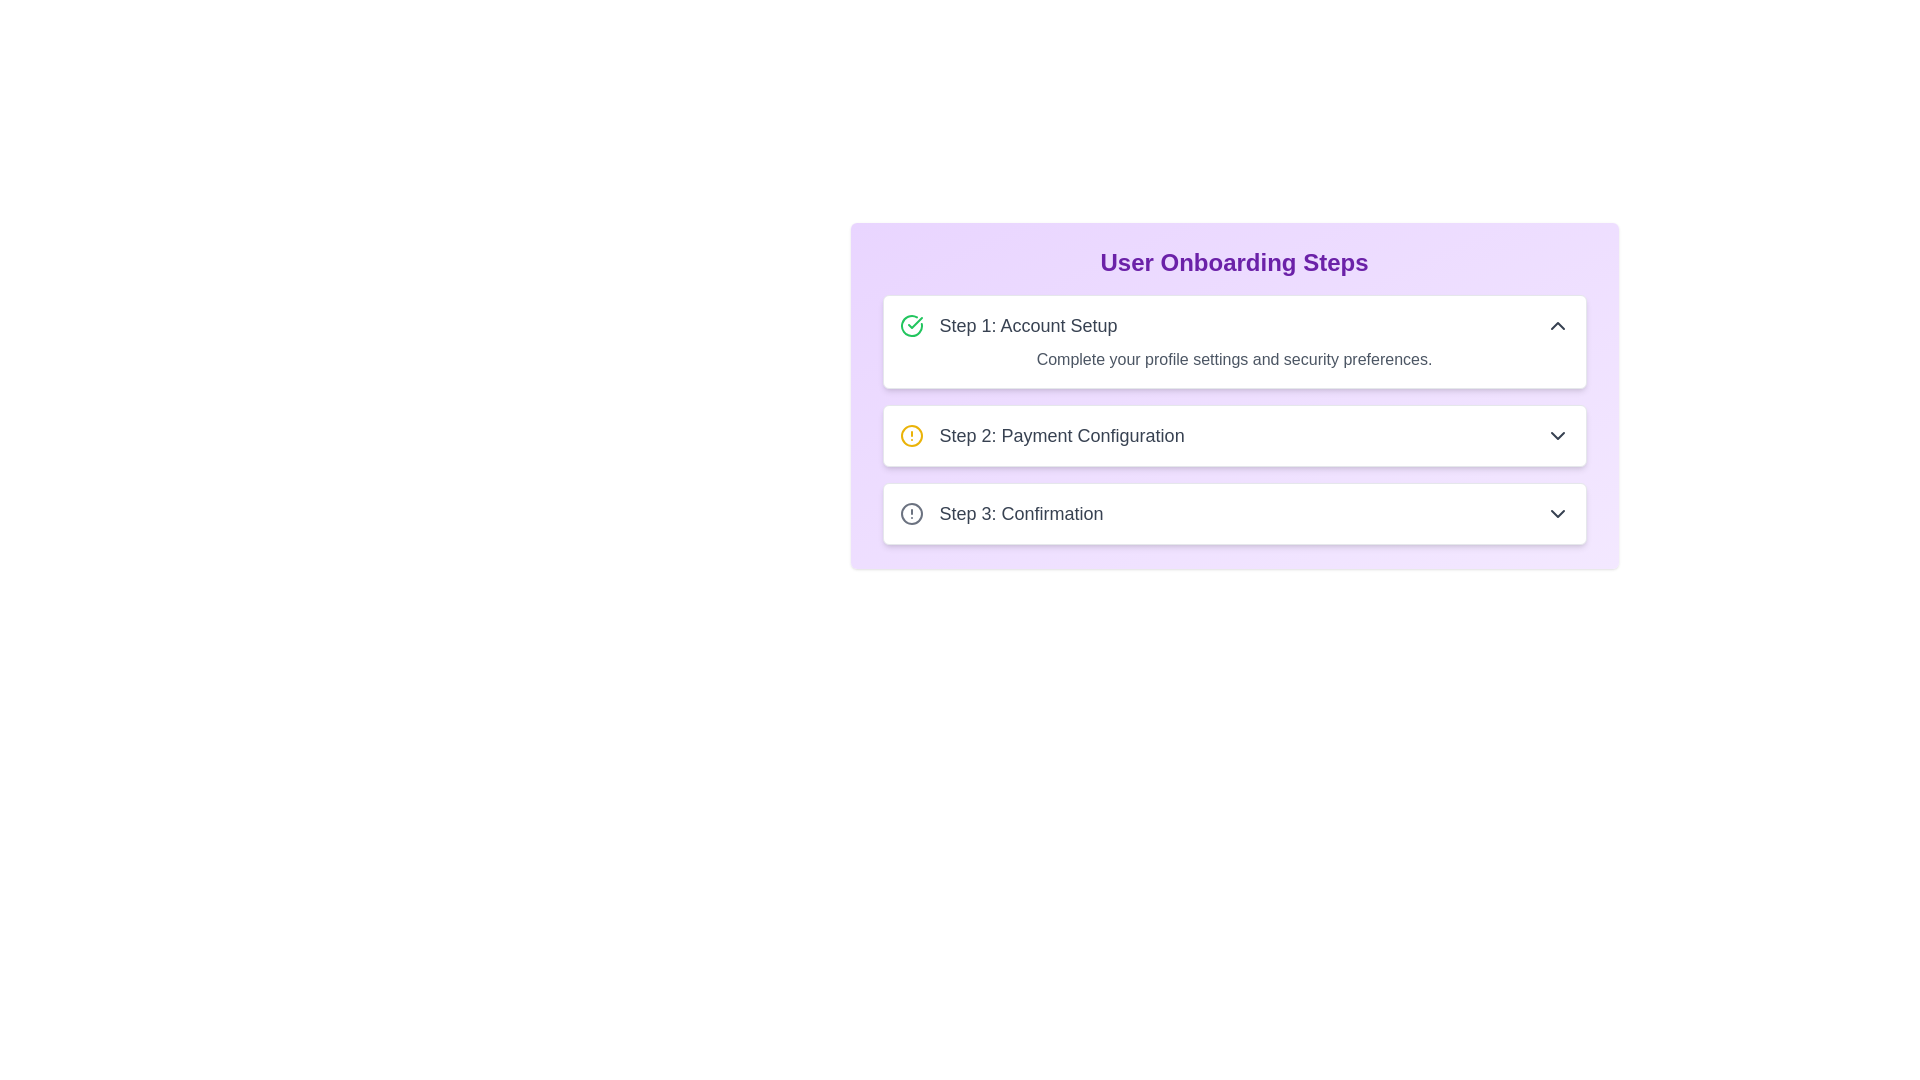 The height and width of the screenshot is (1080, 1920). What do you see at coordinates (1001, 512) in the screenshot?
I see `text label 'Step 3: Confirmation' in the user onboarding process interface, which includes a gray alert circle icon on its left side` at bounding box center [1001, 512].